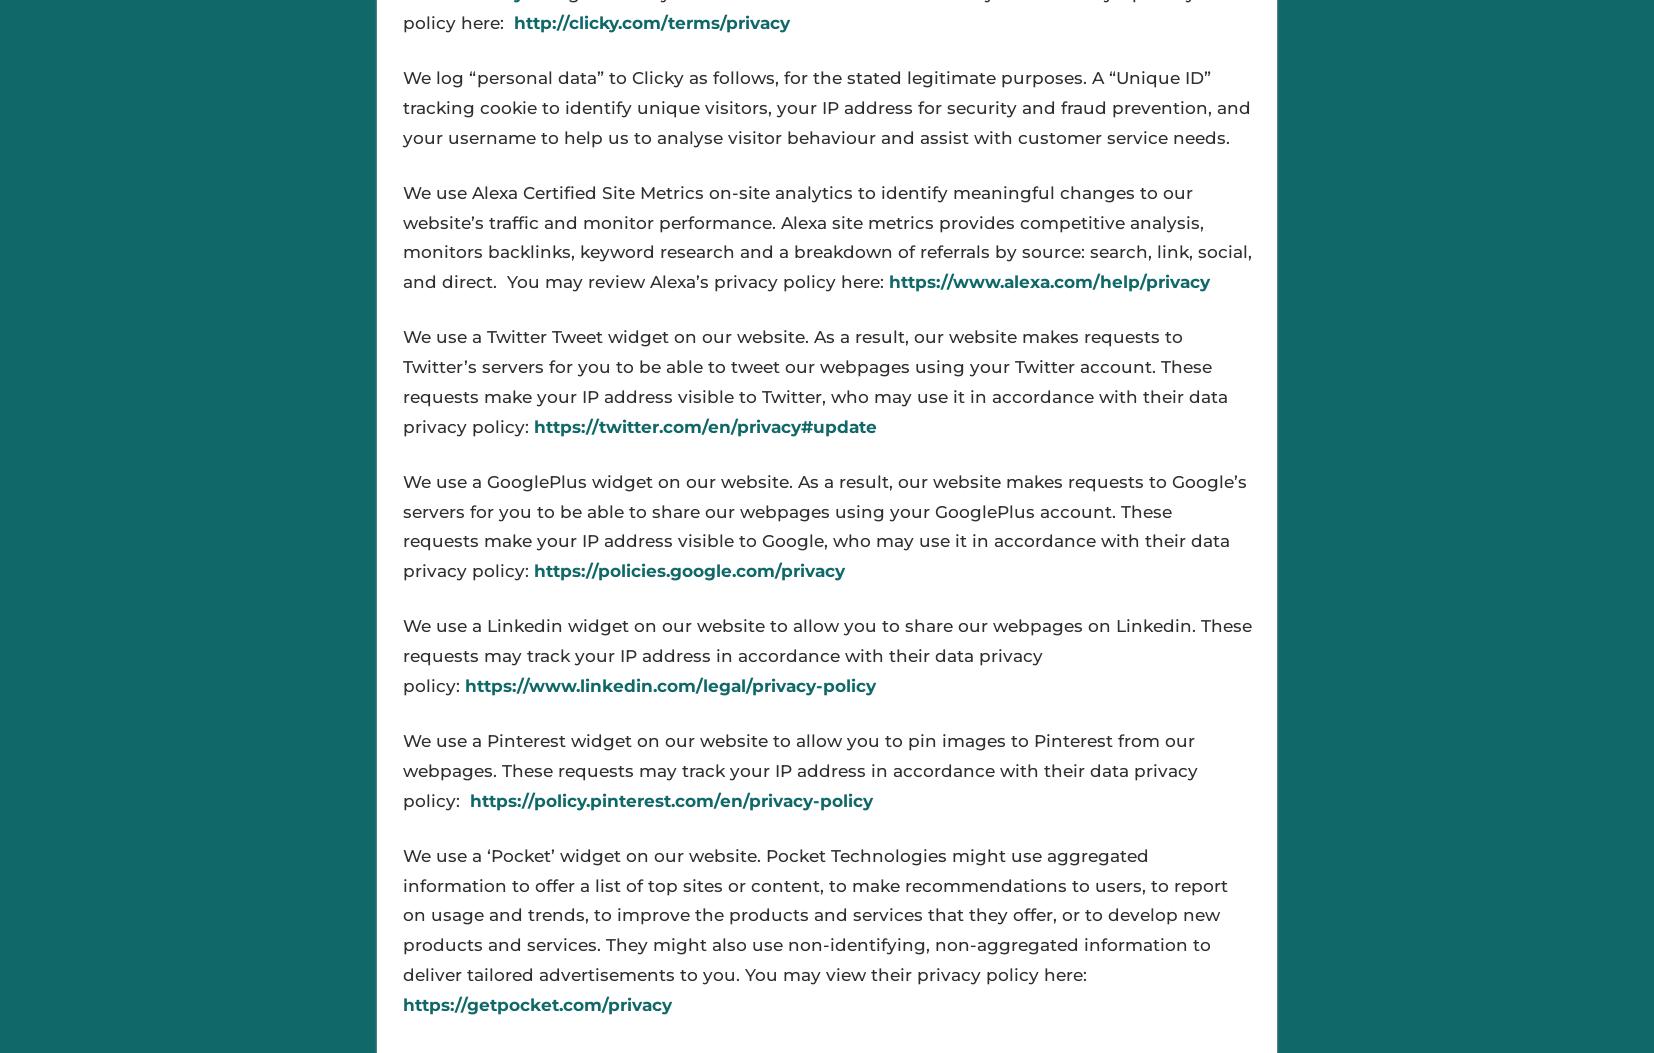  Describe the element at coordinates (400, 770) in the screenshot. I see `'We use a Pinterest widget on our website to allow you to pin images to Pinterest from our webpages. These requests may track your IP address in accordance with their data privacy policy:'` at that location.